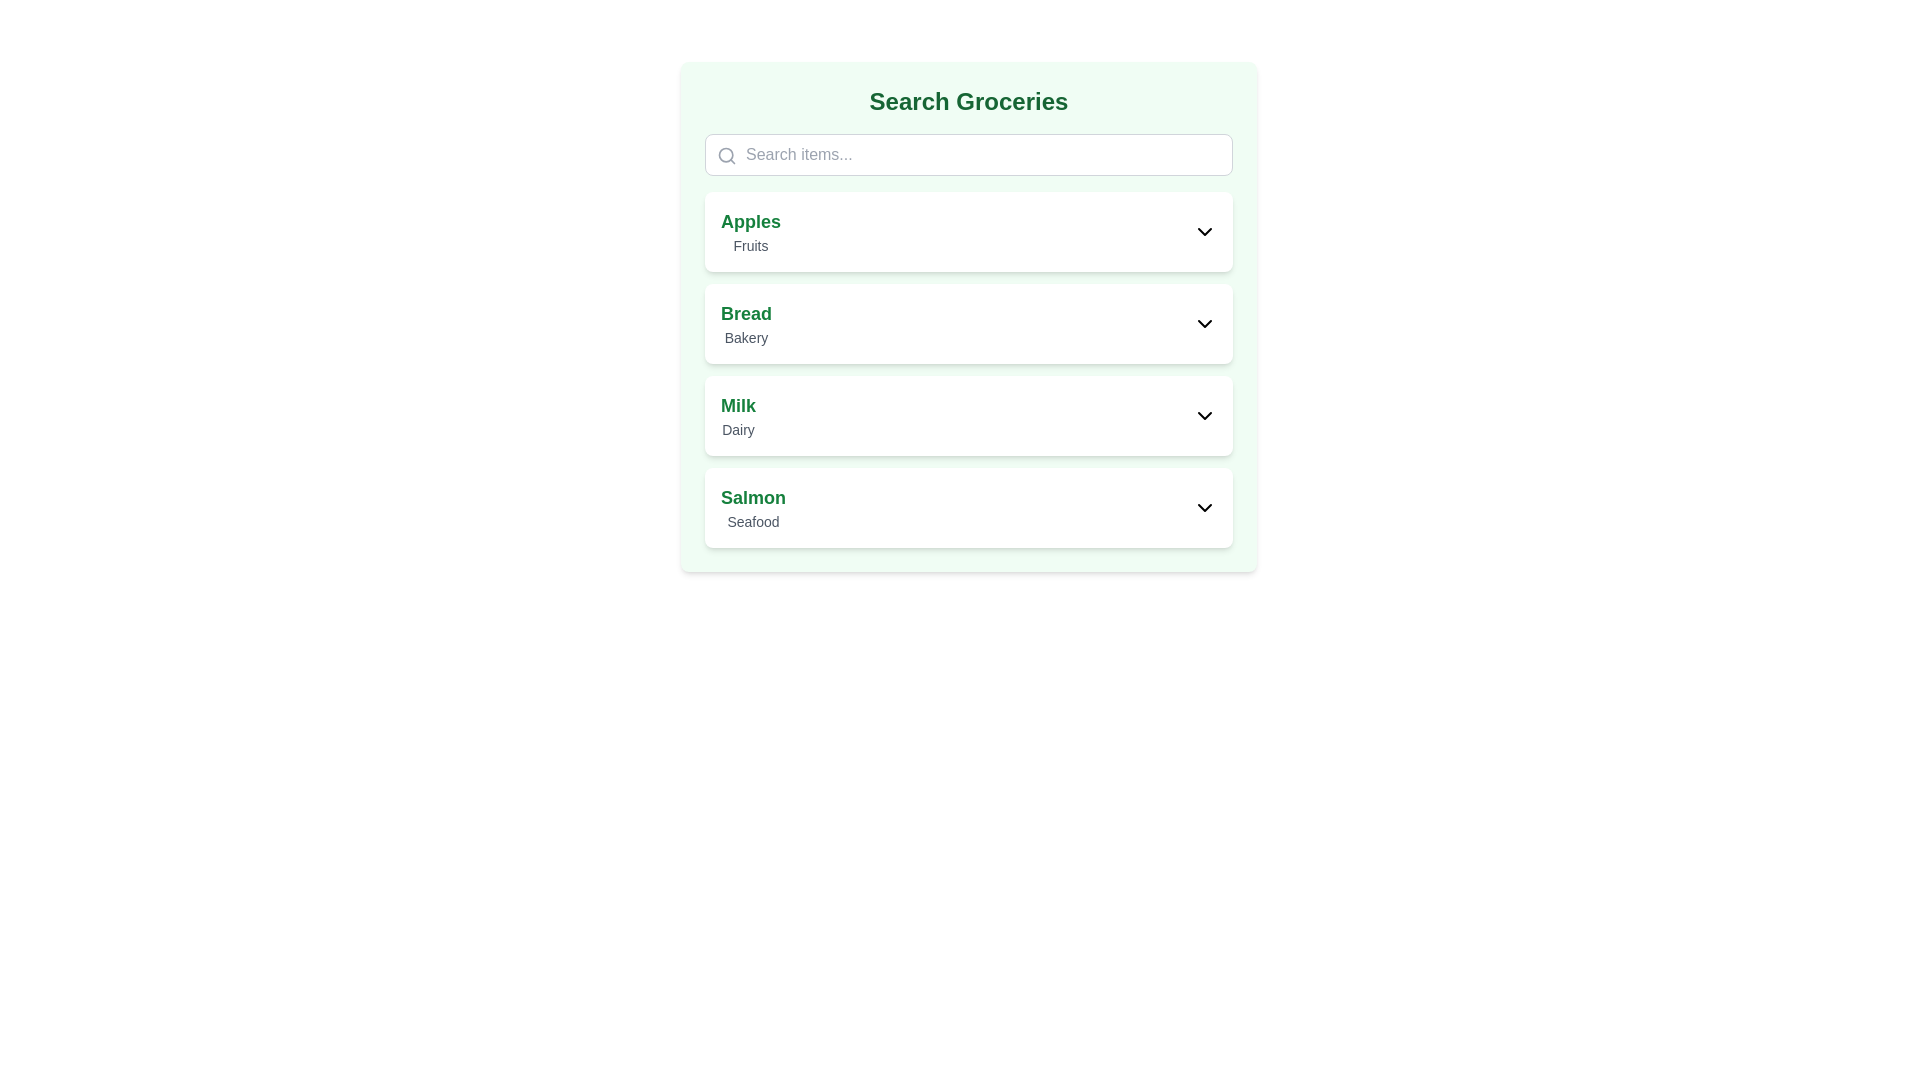  What do you see at coordinates (969, 323) in the screenshot?
I see `the second entry in the dropdown list labeled 'Bread - Bakery'` at bounding box center [969, 323].